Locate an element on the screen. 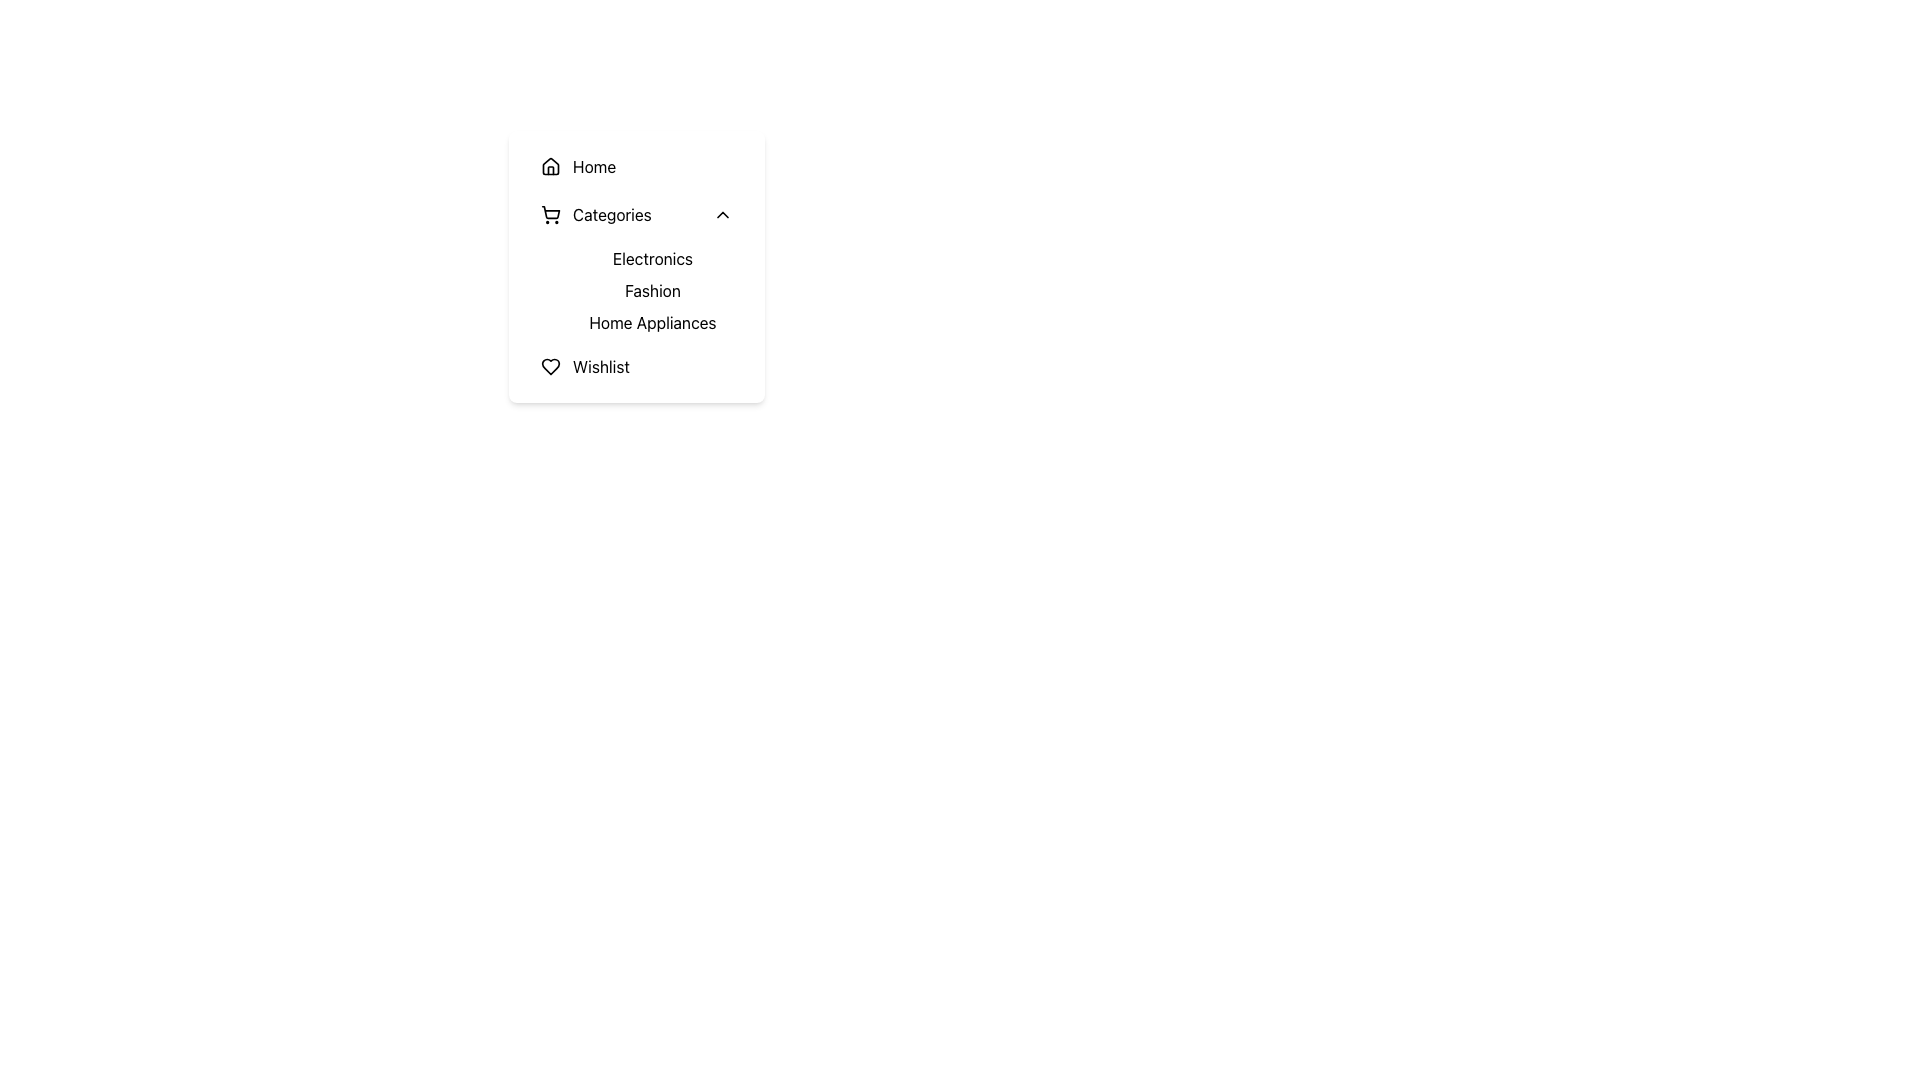 The image size is (1920, 1080). the Wishlist menu item, which is the last item in a vertical list of menu items including Home, Categories, Electronics, Fashion, and Home Appliances is located at coordinates (636, 366).